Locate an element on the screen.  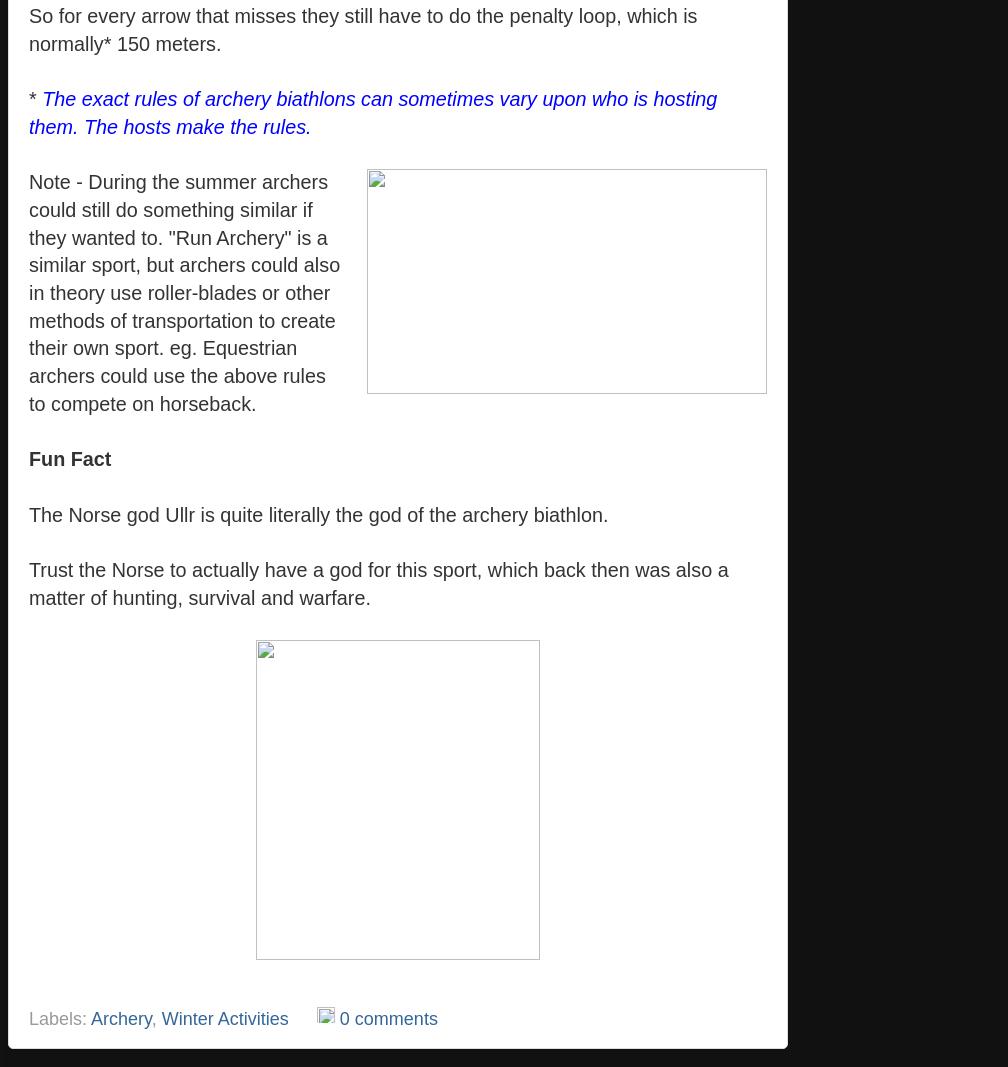
'The Norse god Ullr is quite literally the god of the archery biathlon.' is located at coordinates (29, 512).